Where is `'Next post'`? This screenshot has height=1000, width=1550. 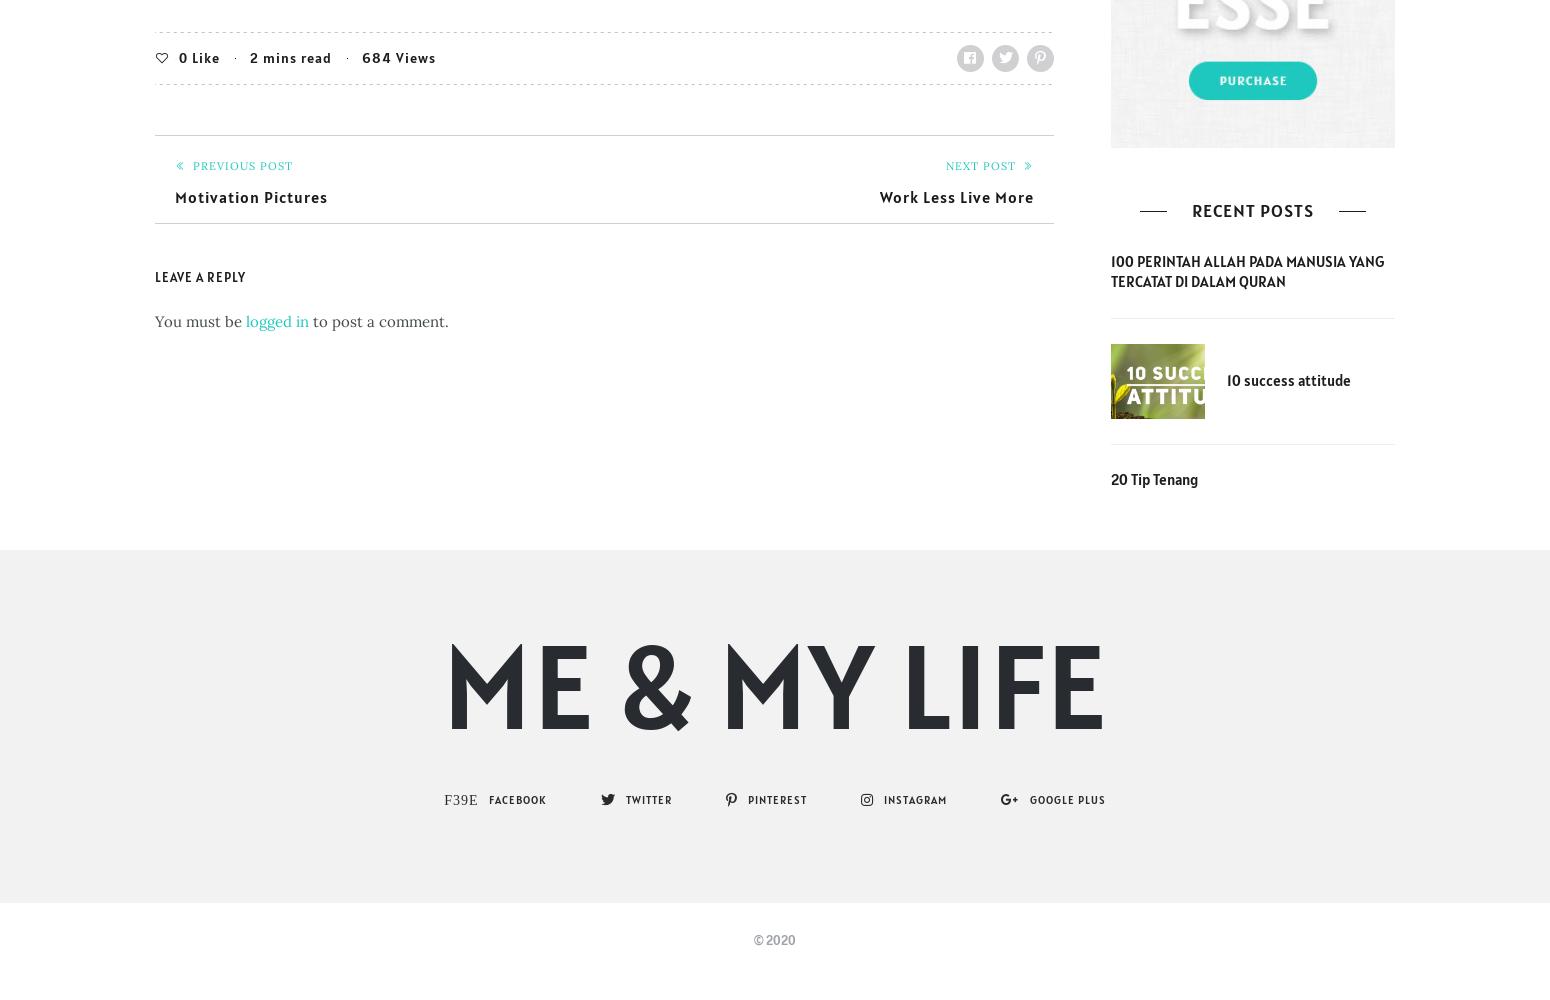 'Next post' is located at coordinates (979, 165).